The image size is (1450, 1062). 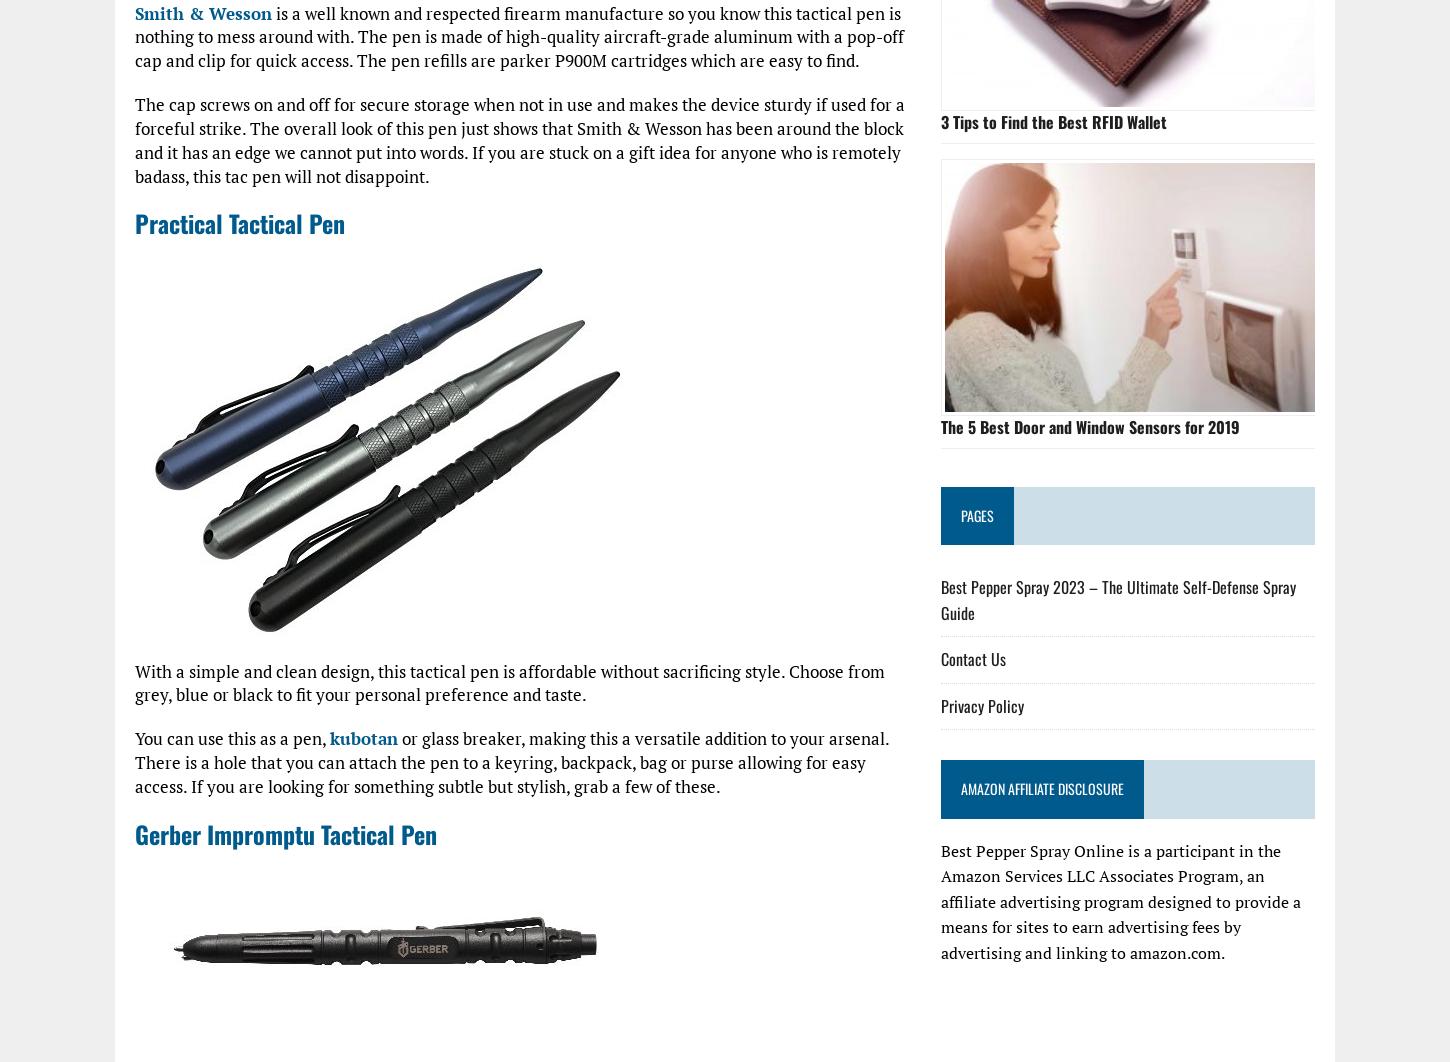 What do you see at coordinates (519, 36) in the screenshot?
I see `'is a well known and respected firearm manufacture so you know this tactical pen is nothing to mess around with. The pen is made of high-quality aircraft-grade aluminum with a pop-off cap and clip for quick access. The pen refills are parker P900M cartridges which are easy to find.'` at bounding box center [519, 36].